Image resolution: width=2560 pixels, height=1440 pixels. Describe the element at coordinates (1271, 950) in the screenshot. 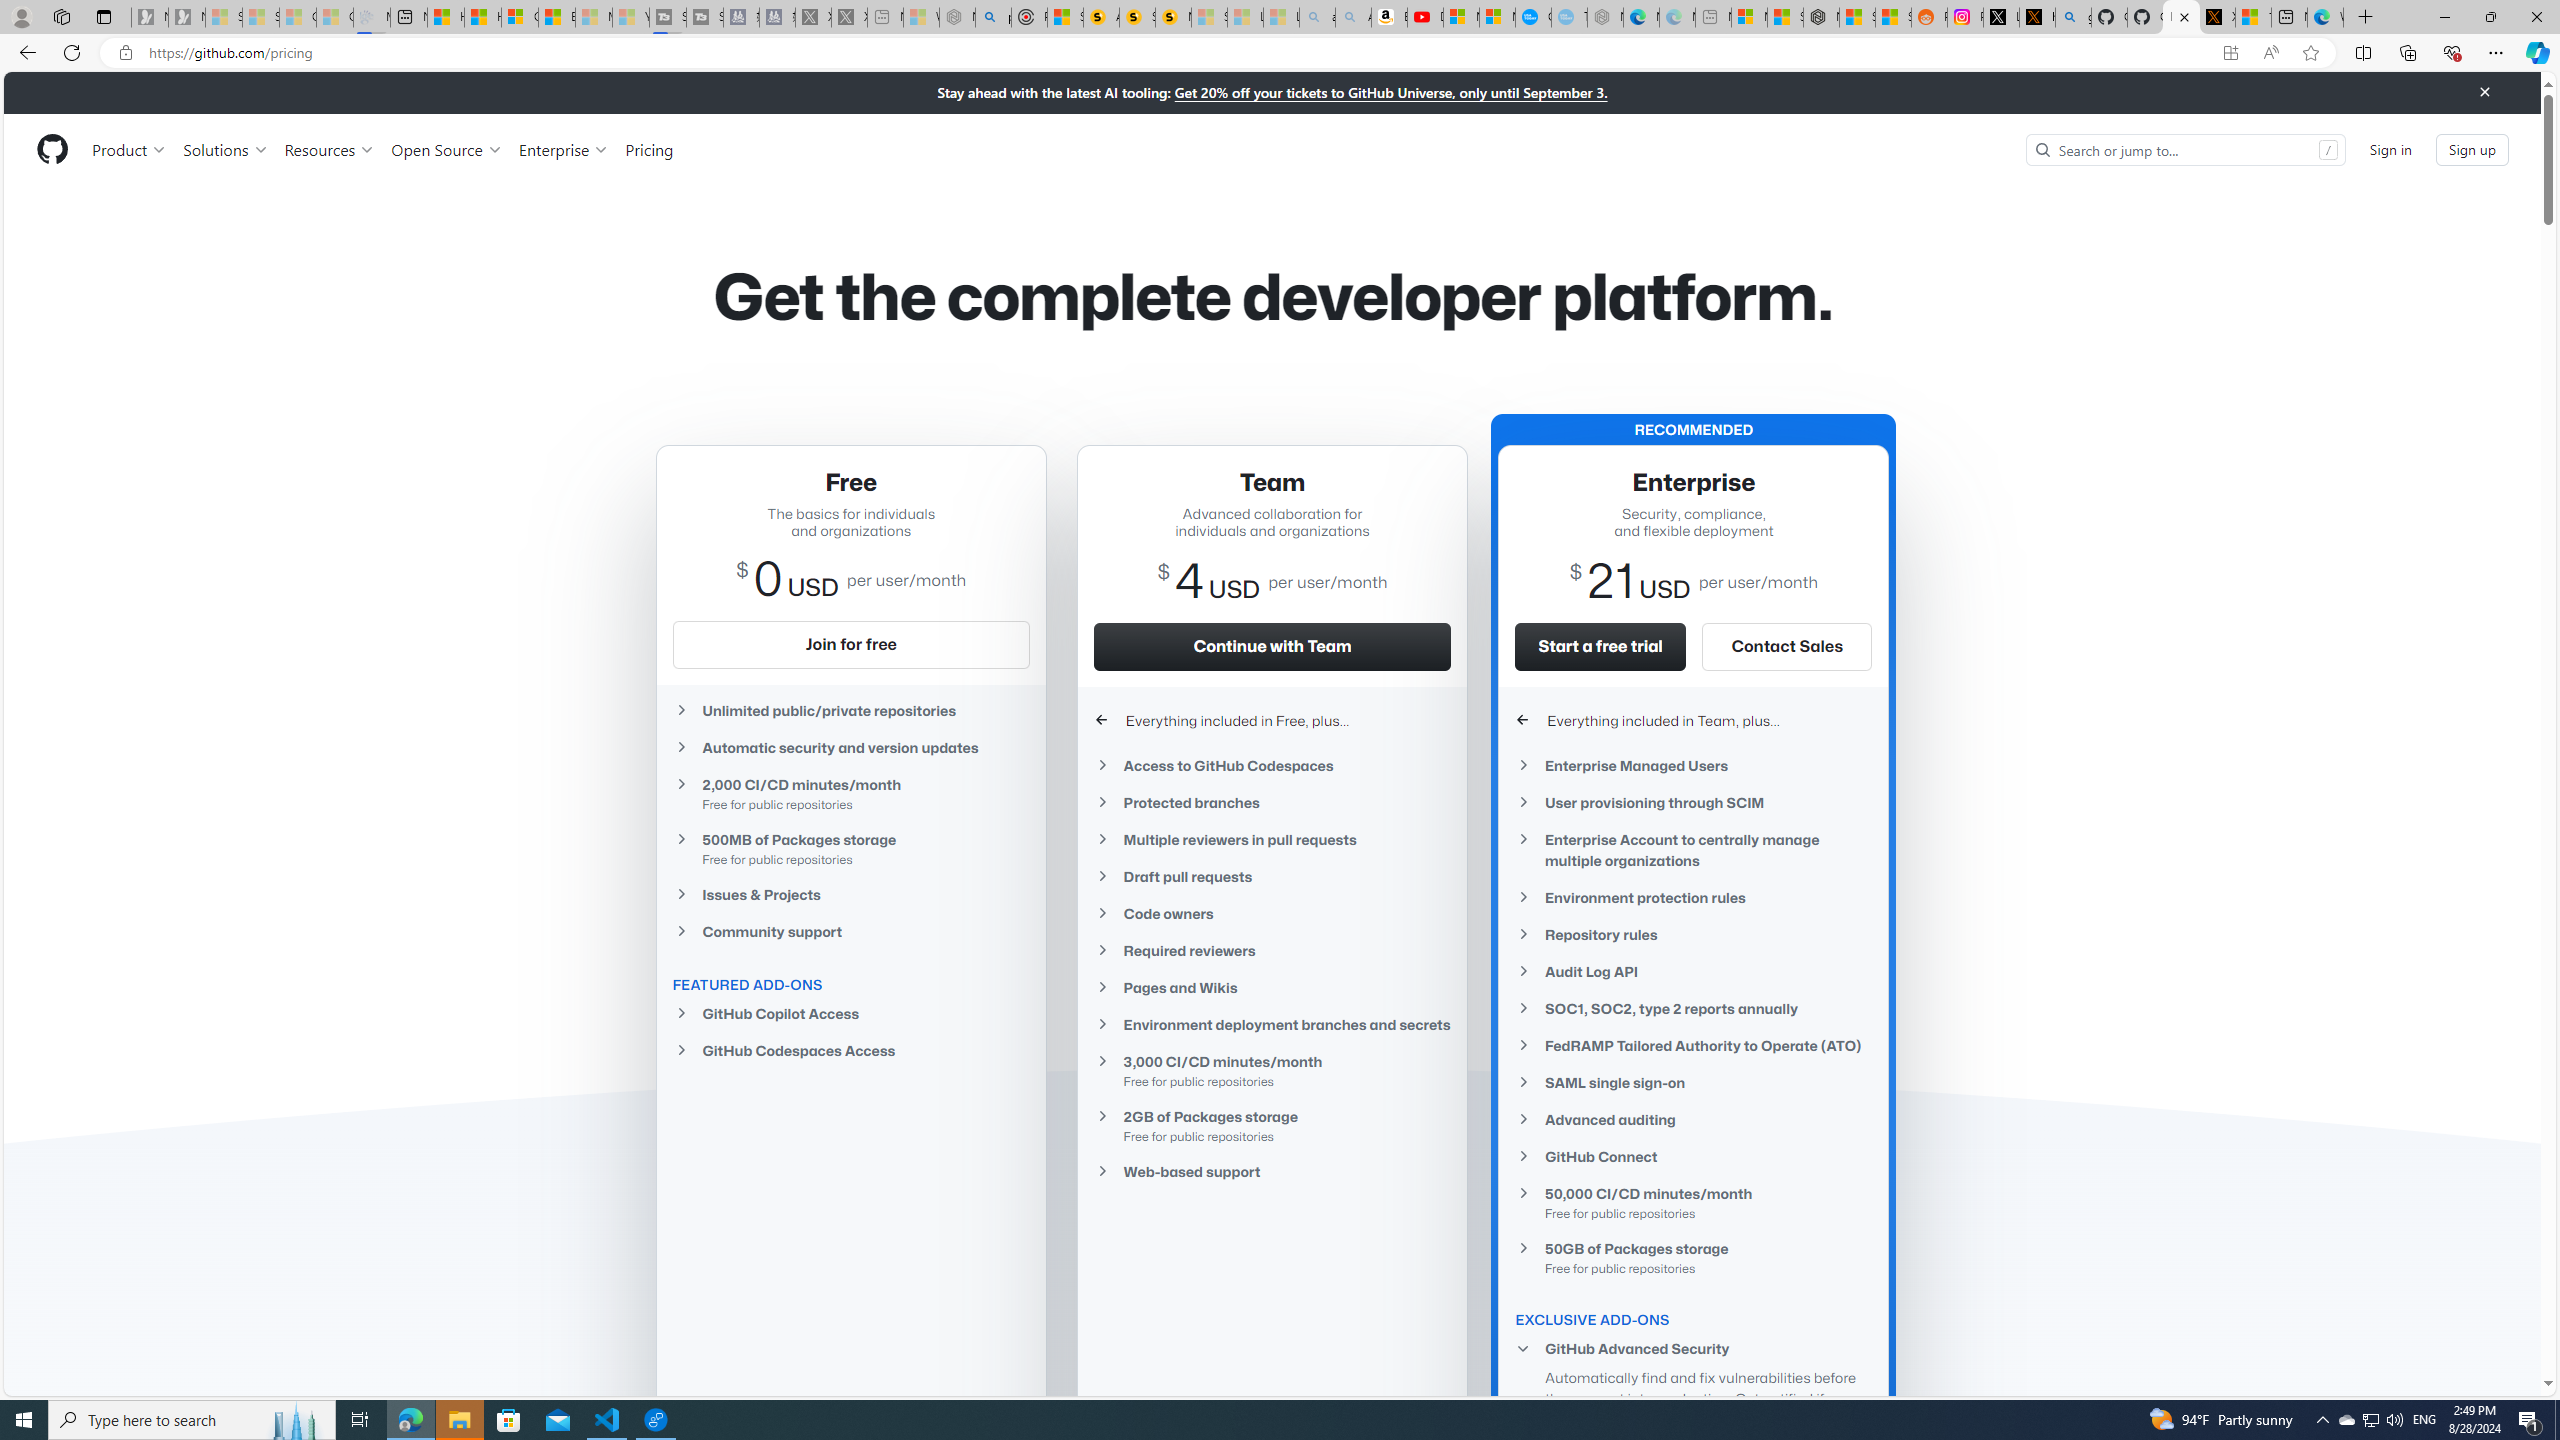

I see `'Required reviewers'` at that location.